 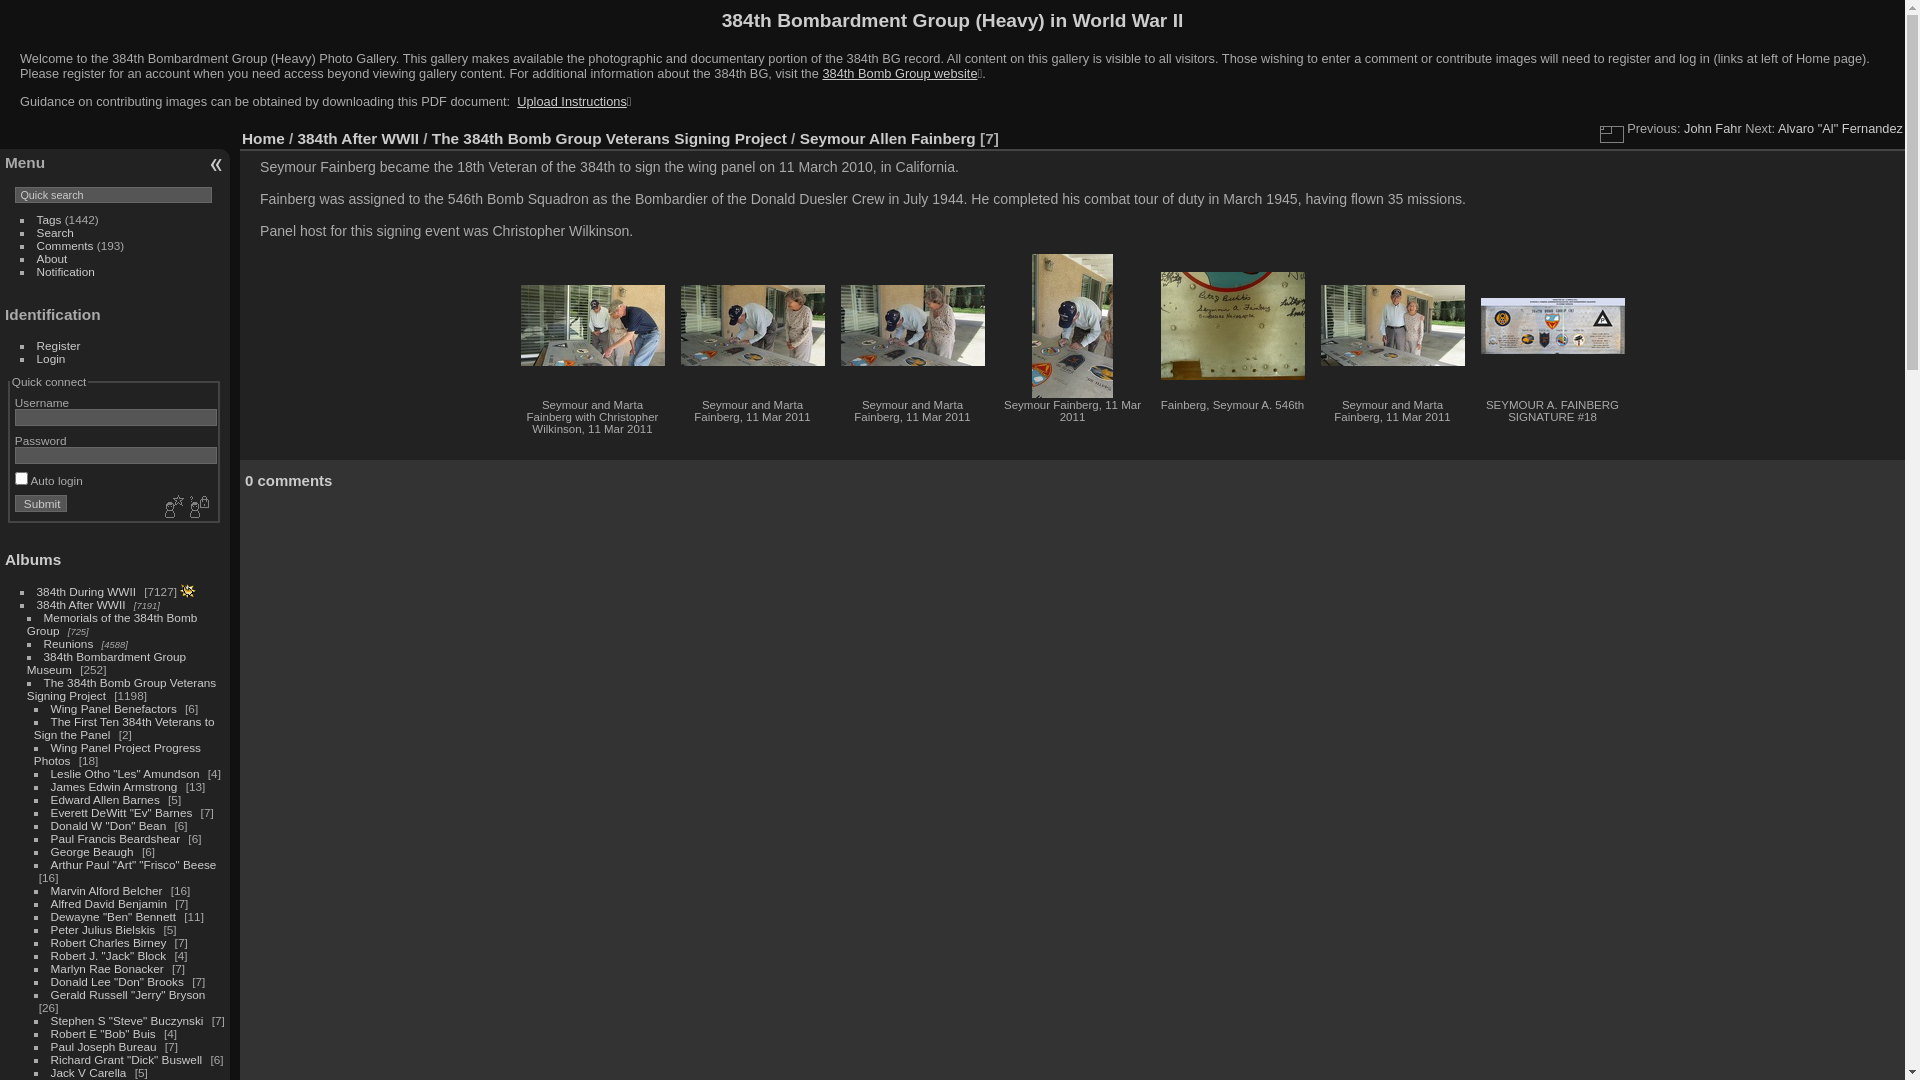 I want to click on 'Login', so click(x=51, y=357).